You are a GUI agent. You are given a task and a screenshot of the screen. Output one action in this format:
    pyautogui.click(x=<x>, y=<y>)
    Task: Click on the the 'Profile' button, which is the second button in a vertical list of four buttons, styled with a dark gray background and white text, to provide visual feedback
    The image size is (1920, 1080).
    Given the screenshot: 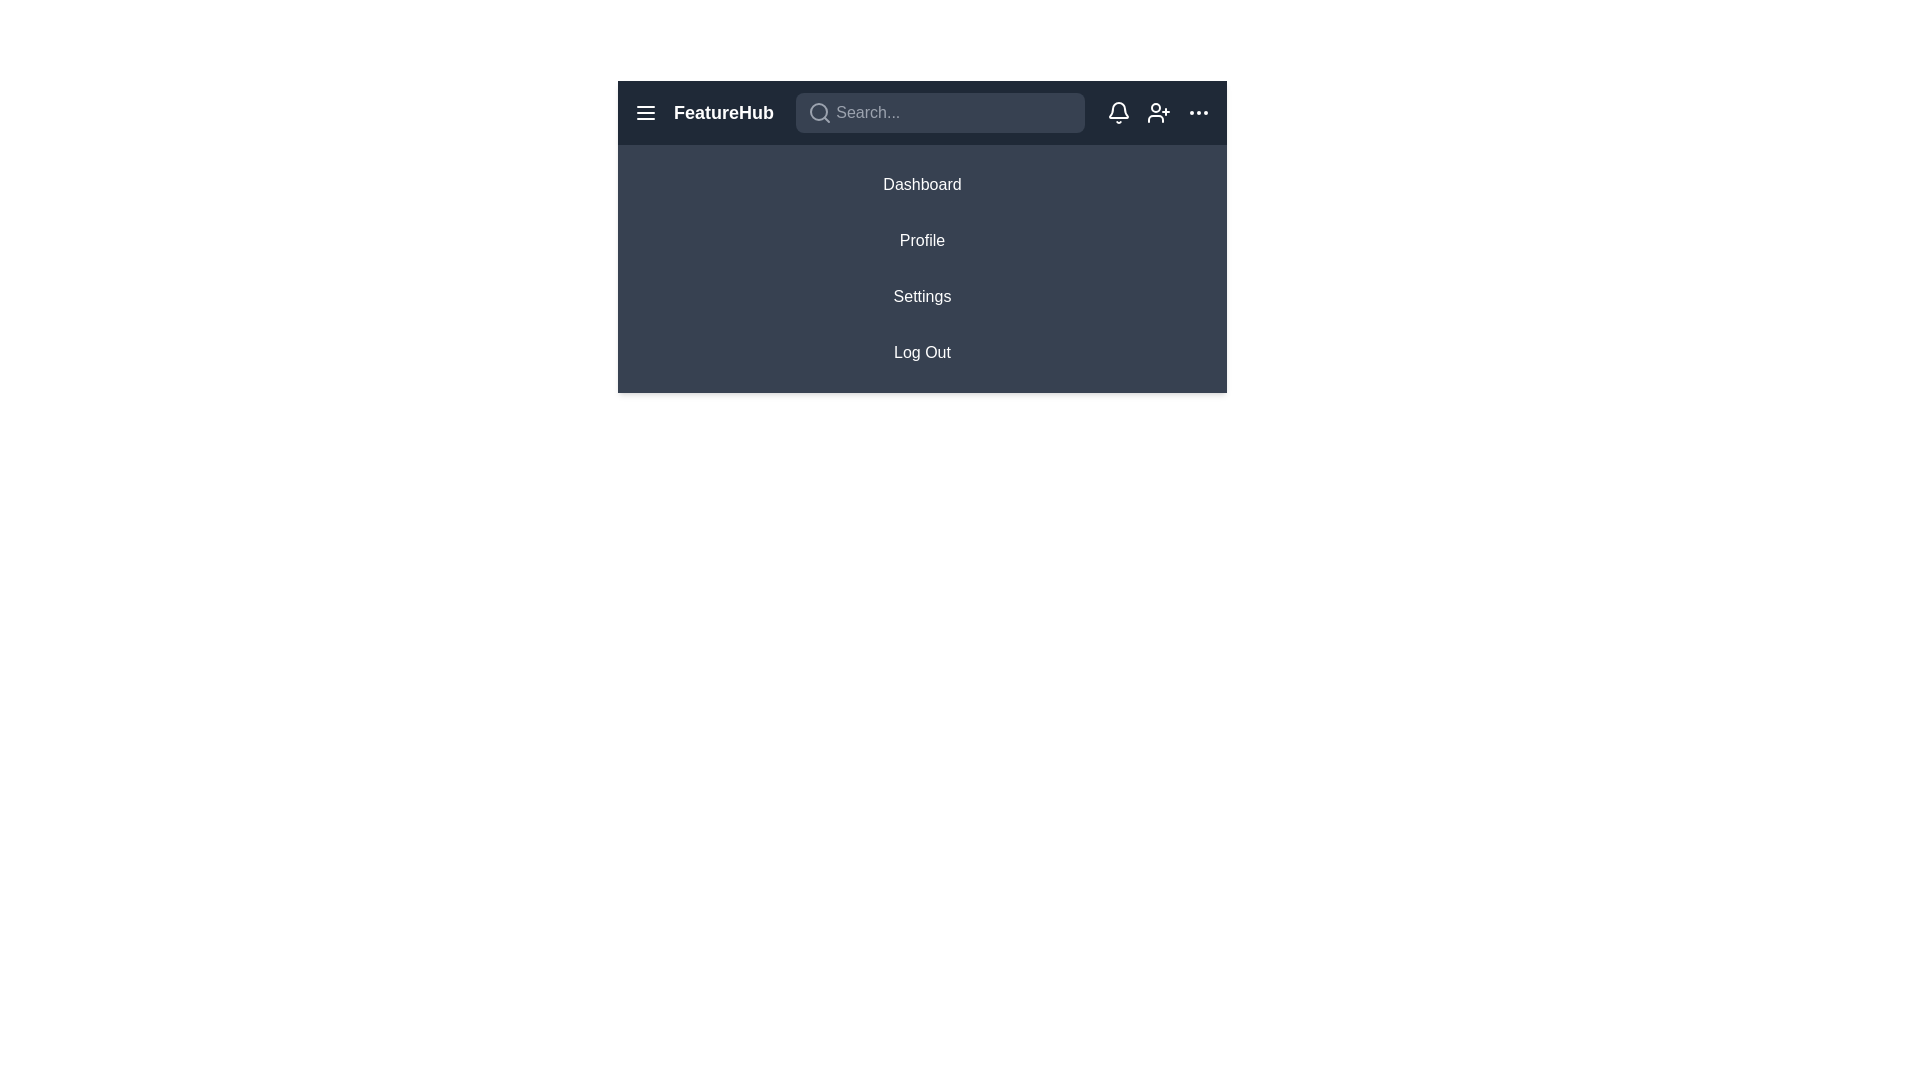 What is the action you would take?
    pyautogui.click(x=921, y=239)
    